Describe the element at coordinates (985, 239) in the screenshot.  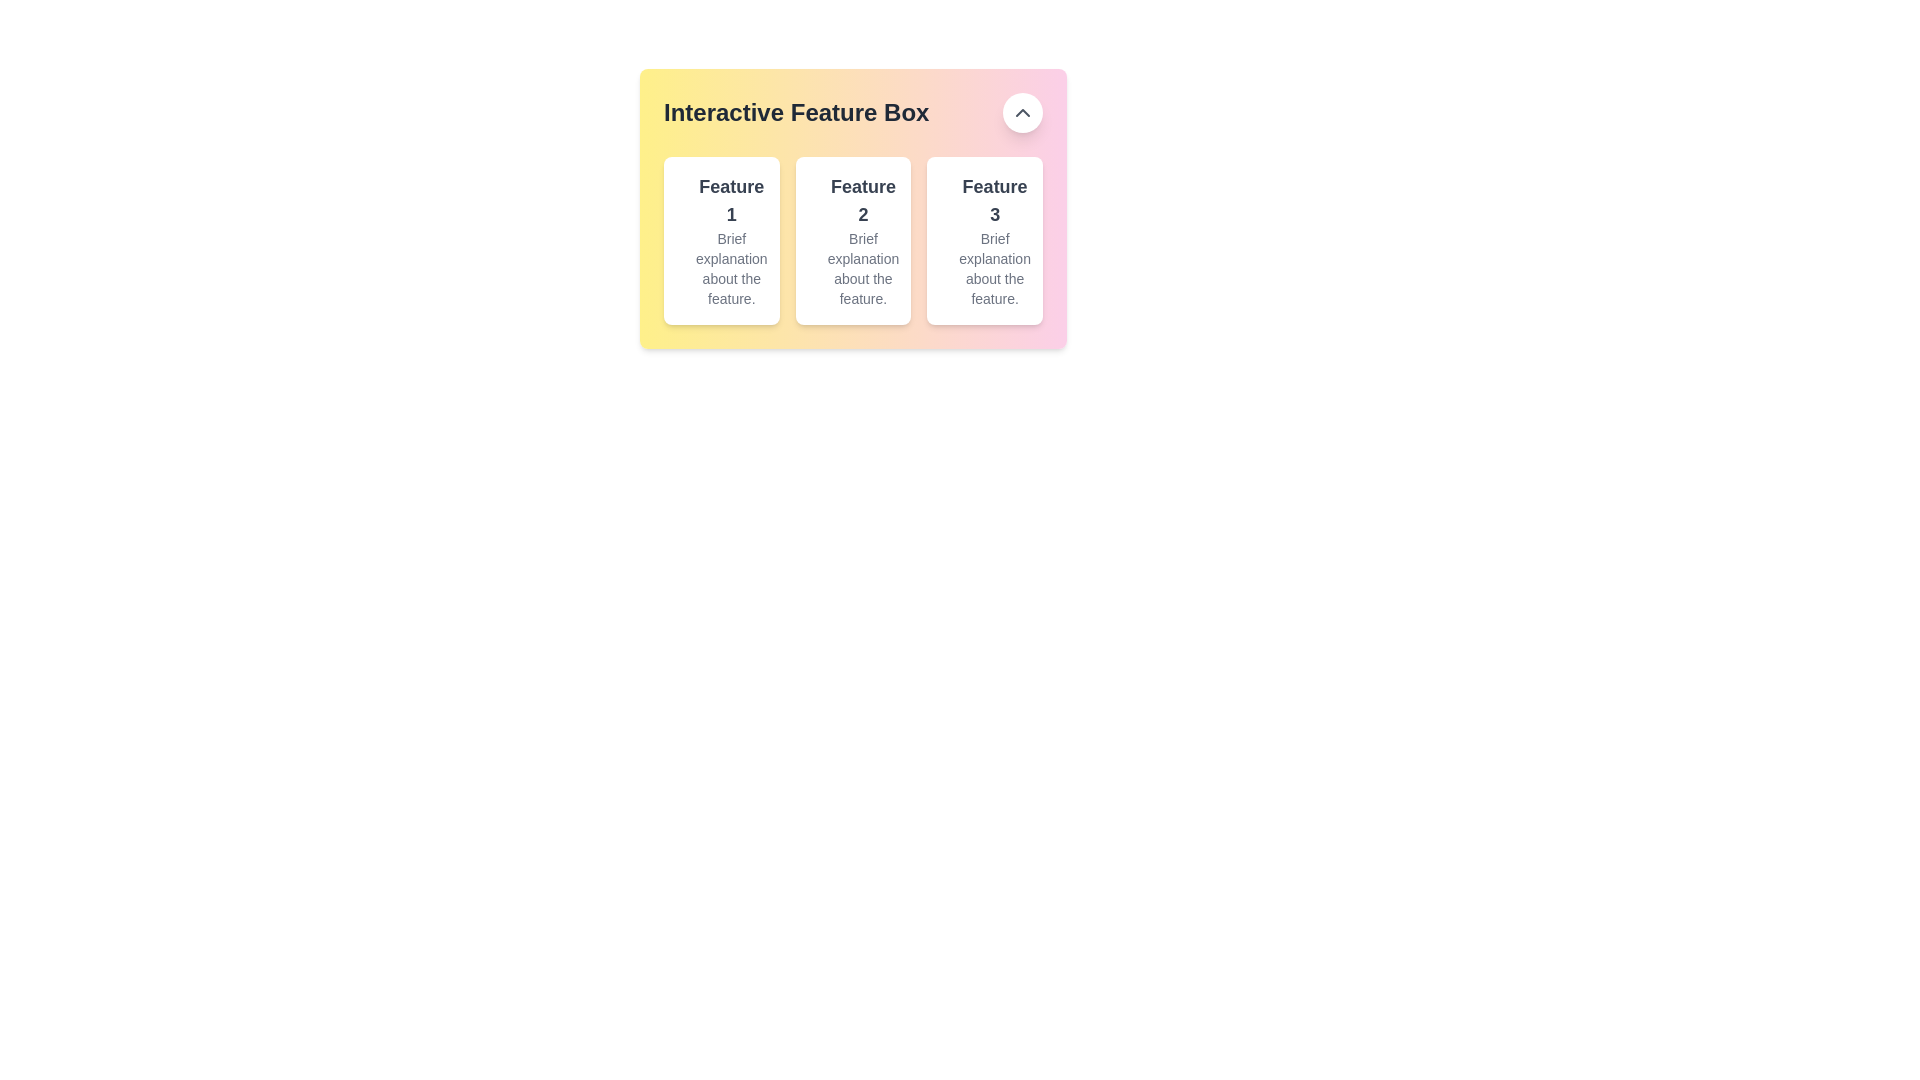
I see `the third card element in the row, which features a blue circular icon on the left and contains the text 'Feature 3' and 'Brief explanation about the feature.'` at that location.